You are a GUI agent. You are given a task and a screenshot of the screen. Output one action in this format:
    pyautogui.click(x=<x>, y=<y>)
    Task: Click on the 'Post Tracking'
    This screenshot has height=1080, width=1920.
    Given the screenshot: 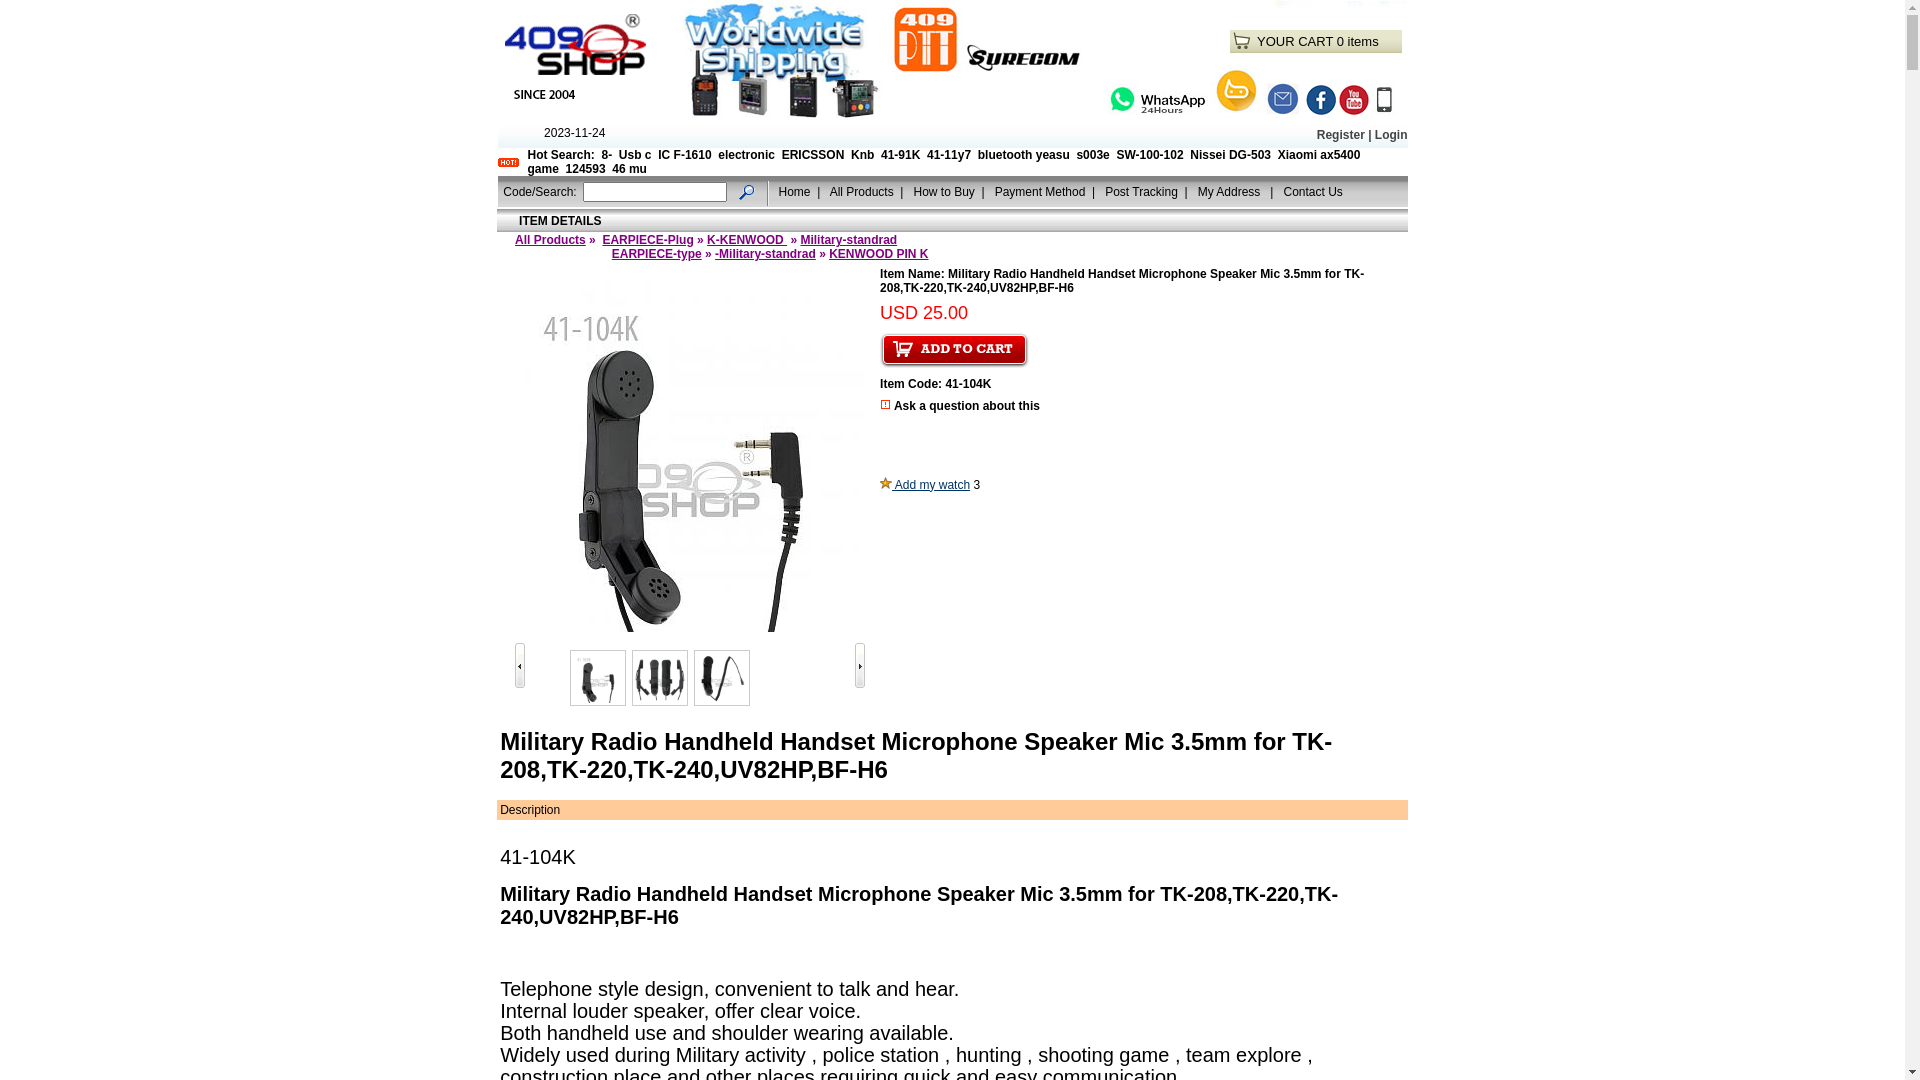 What is the action you would take?
    pyautogui.click(x=1141, y=191)
    